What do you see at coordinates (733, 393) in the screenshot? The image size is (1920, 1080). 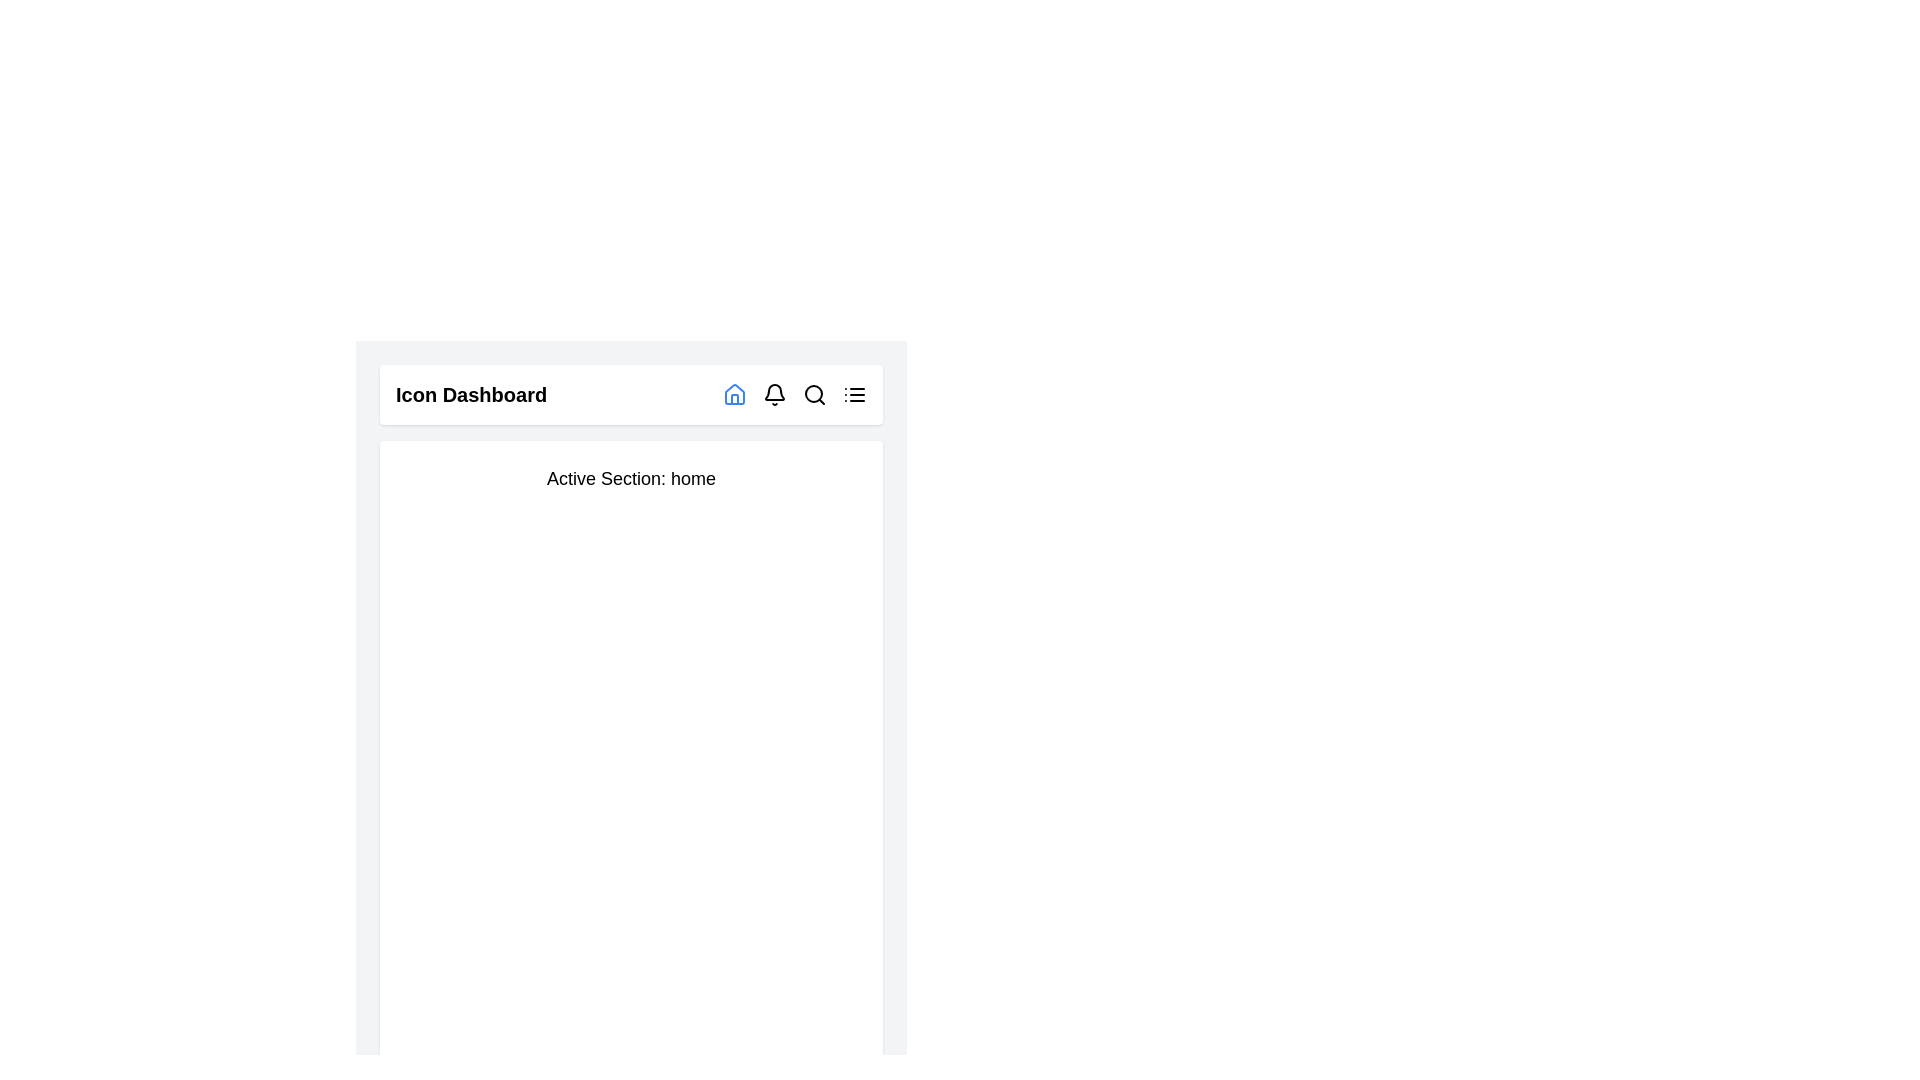 I see `the stylized house icon located in the top-right corner of the interface` at bounding box center [733, 393].